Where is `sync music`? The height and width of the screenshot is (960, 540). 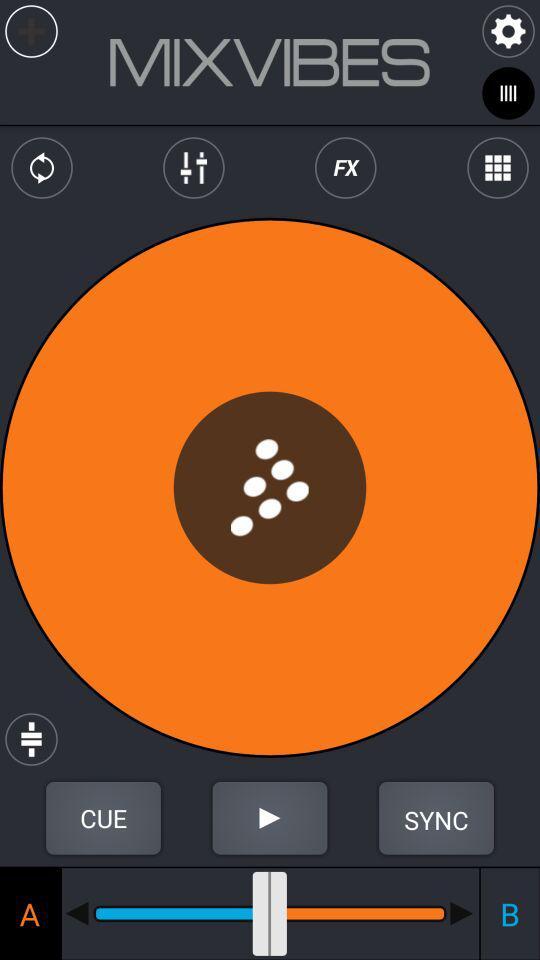
sync music is located at coordinates (435, 818).